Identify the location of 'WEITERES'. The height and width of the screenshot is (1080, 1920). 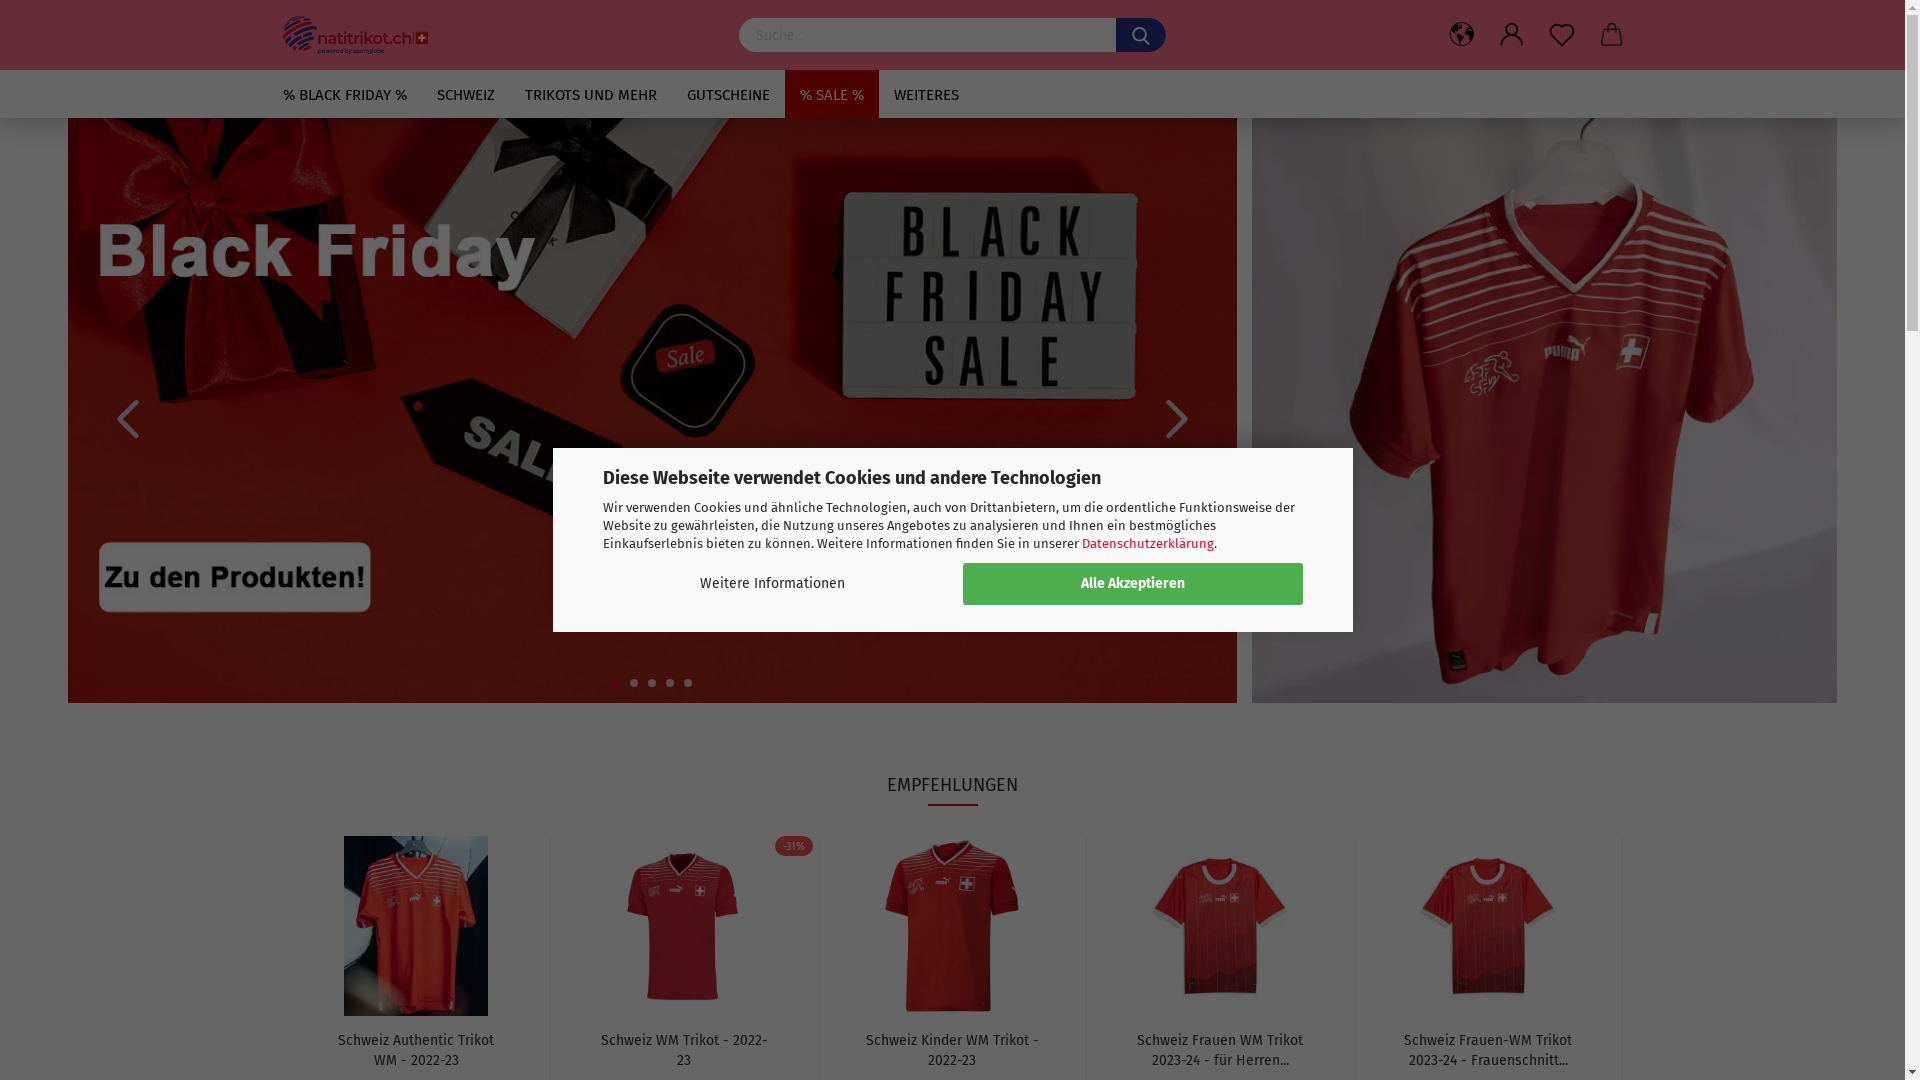
(924, 93).